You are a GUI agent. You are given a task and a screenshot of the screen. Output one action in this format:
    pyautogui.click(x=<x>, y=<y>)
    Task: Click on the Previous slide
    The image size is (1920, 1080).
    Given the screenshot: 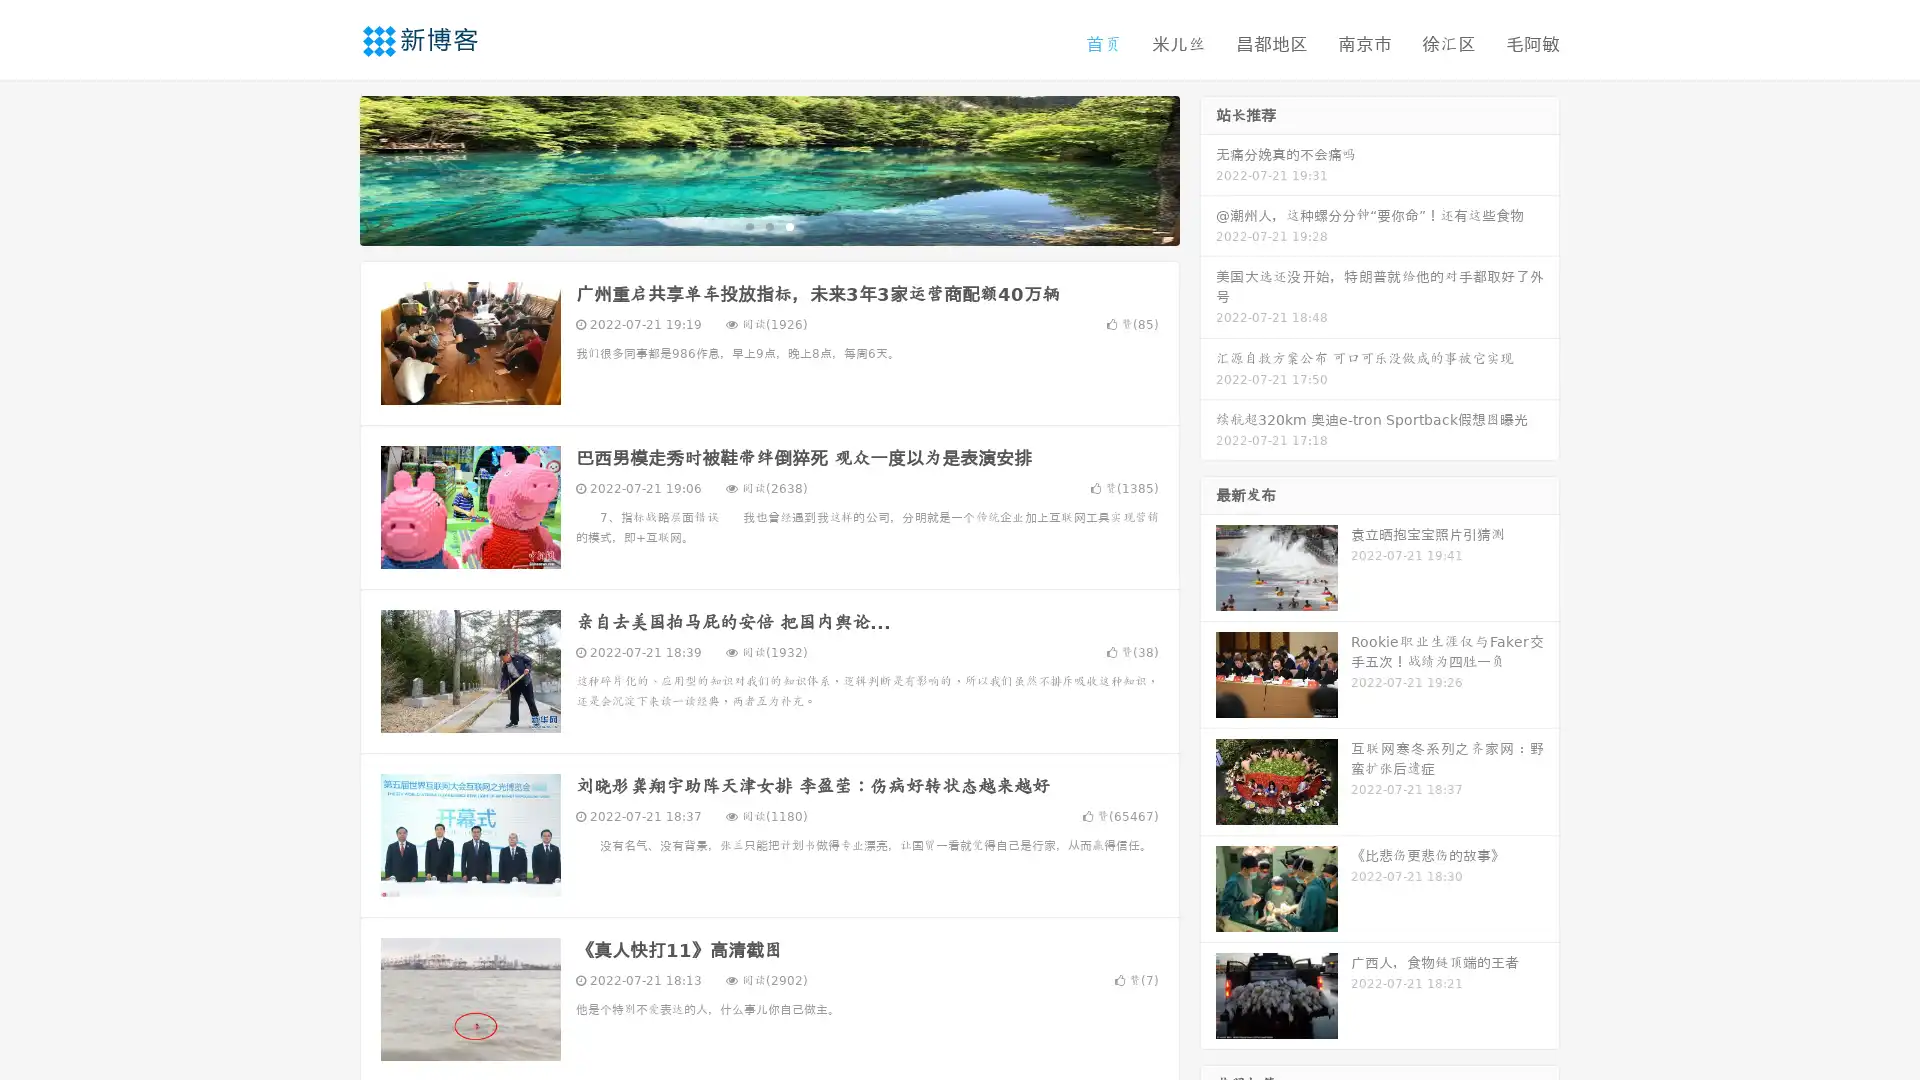 What is the action you would take?
    pyautogui.click(x=330, y=168)
    